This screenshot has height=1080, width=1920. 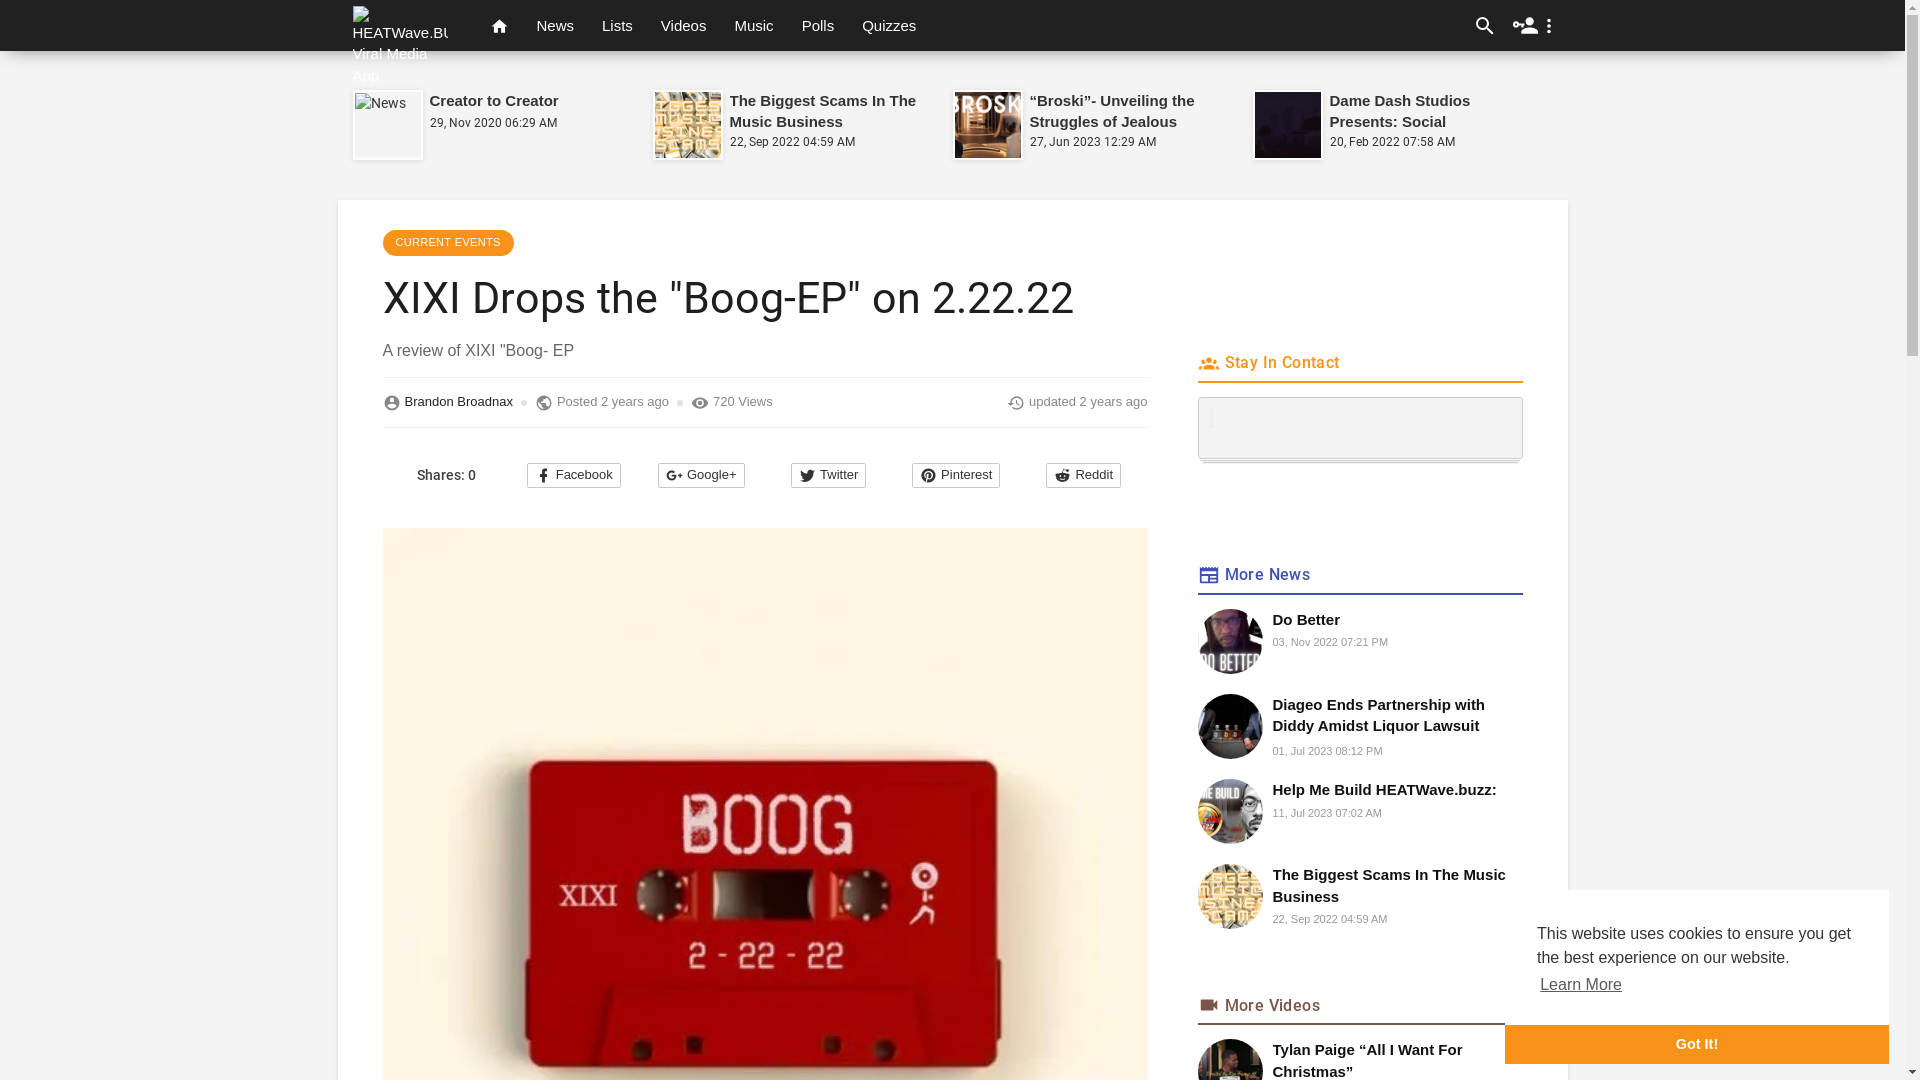 What do you see at coordinates (499, 25) in the screenshot?
I see `'Home'` at bounding box center [499, 25].